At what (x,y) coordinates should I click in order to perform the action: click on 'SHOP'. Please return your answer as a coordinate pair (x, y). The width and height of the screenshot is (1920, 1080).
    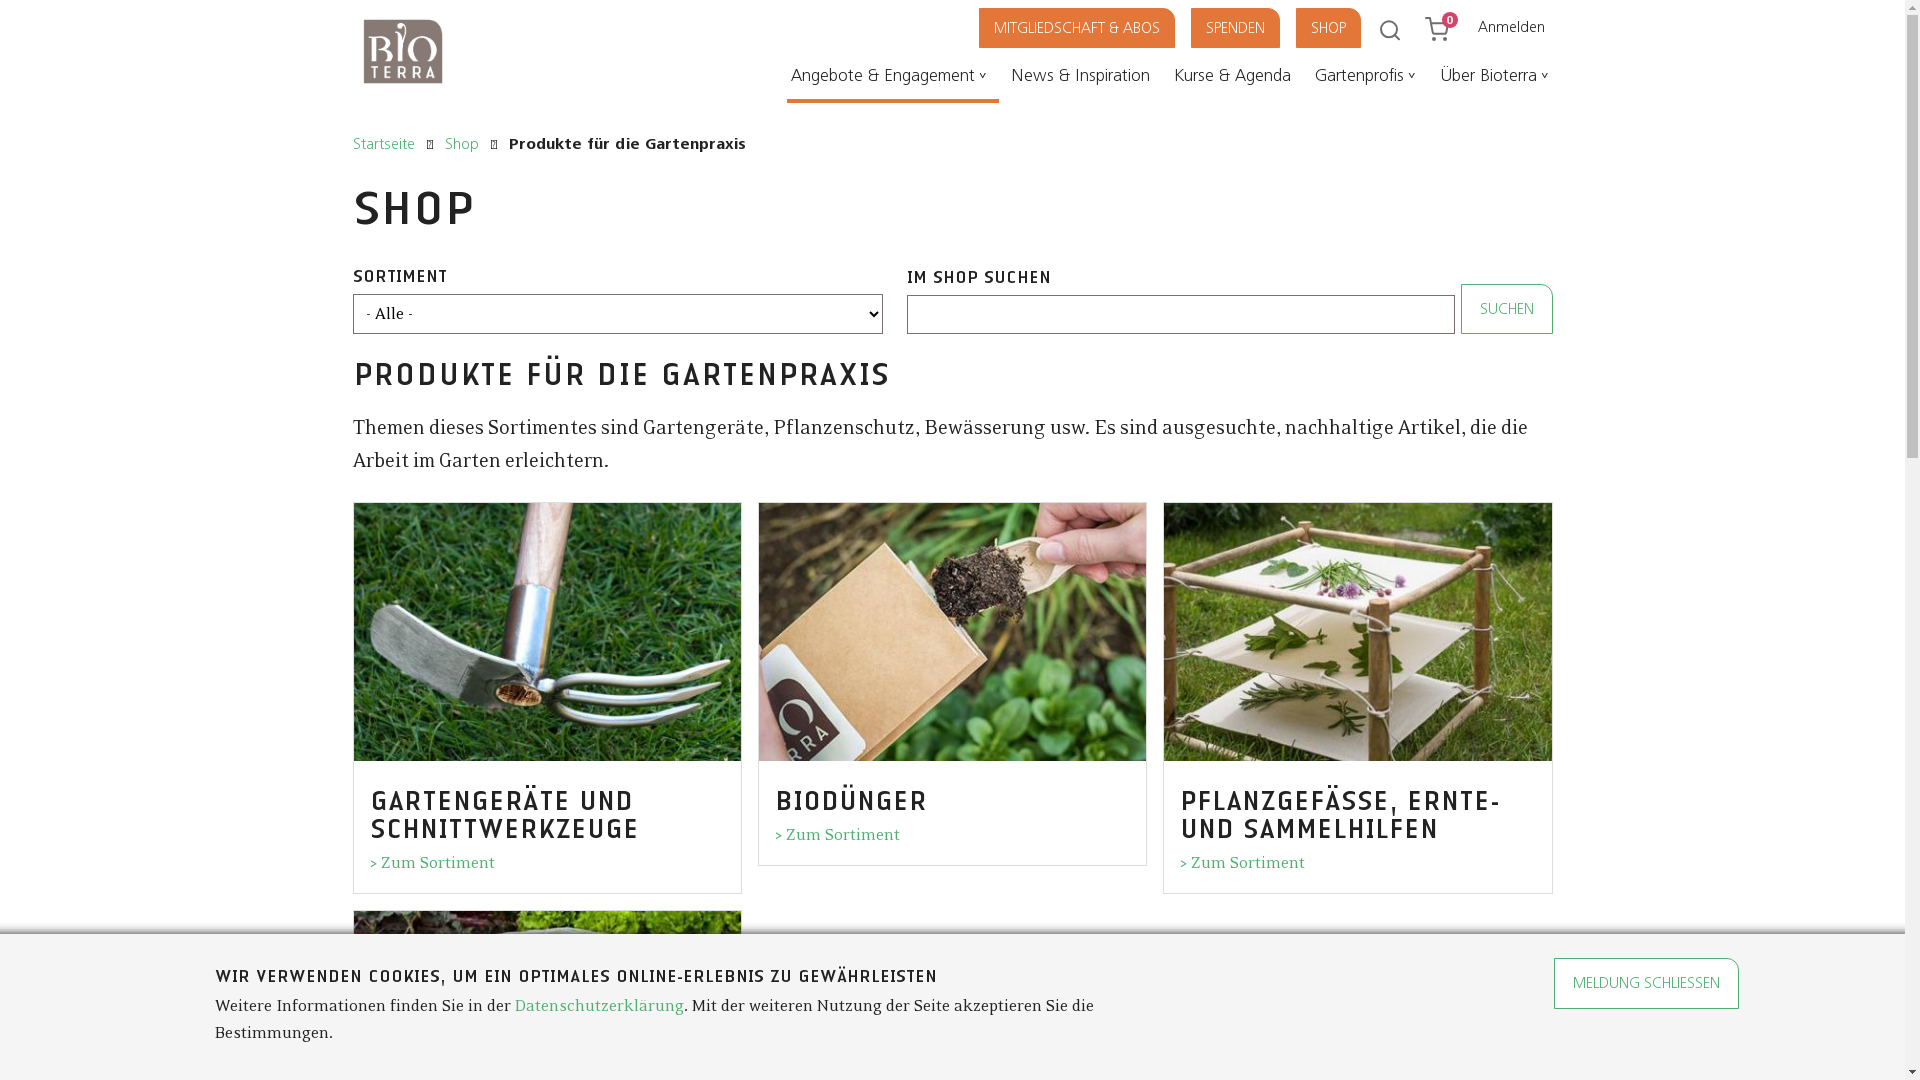
    Looking at the image, I should click on (1341, 27).